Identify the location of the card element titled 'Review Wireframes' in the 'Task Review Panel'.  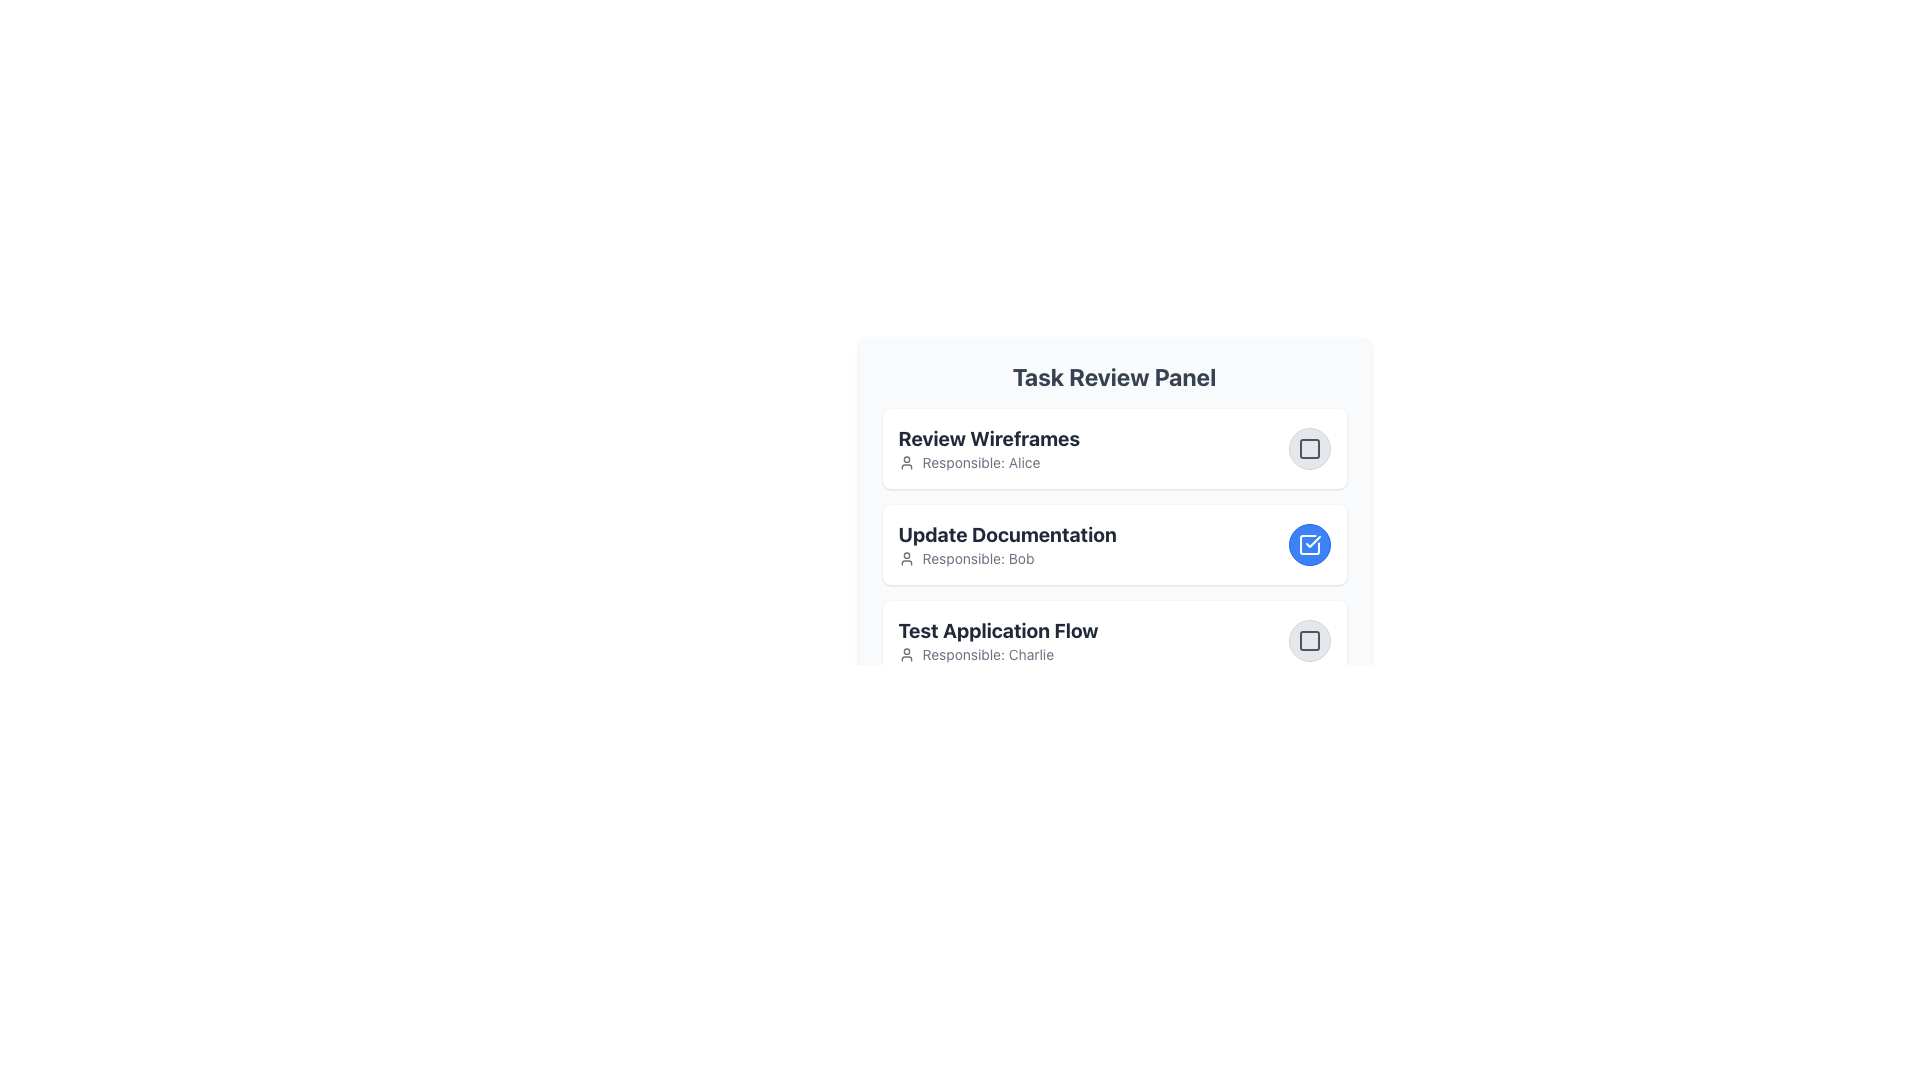
(1113, 447).